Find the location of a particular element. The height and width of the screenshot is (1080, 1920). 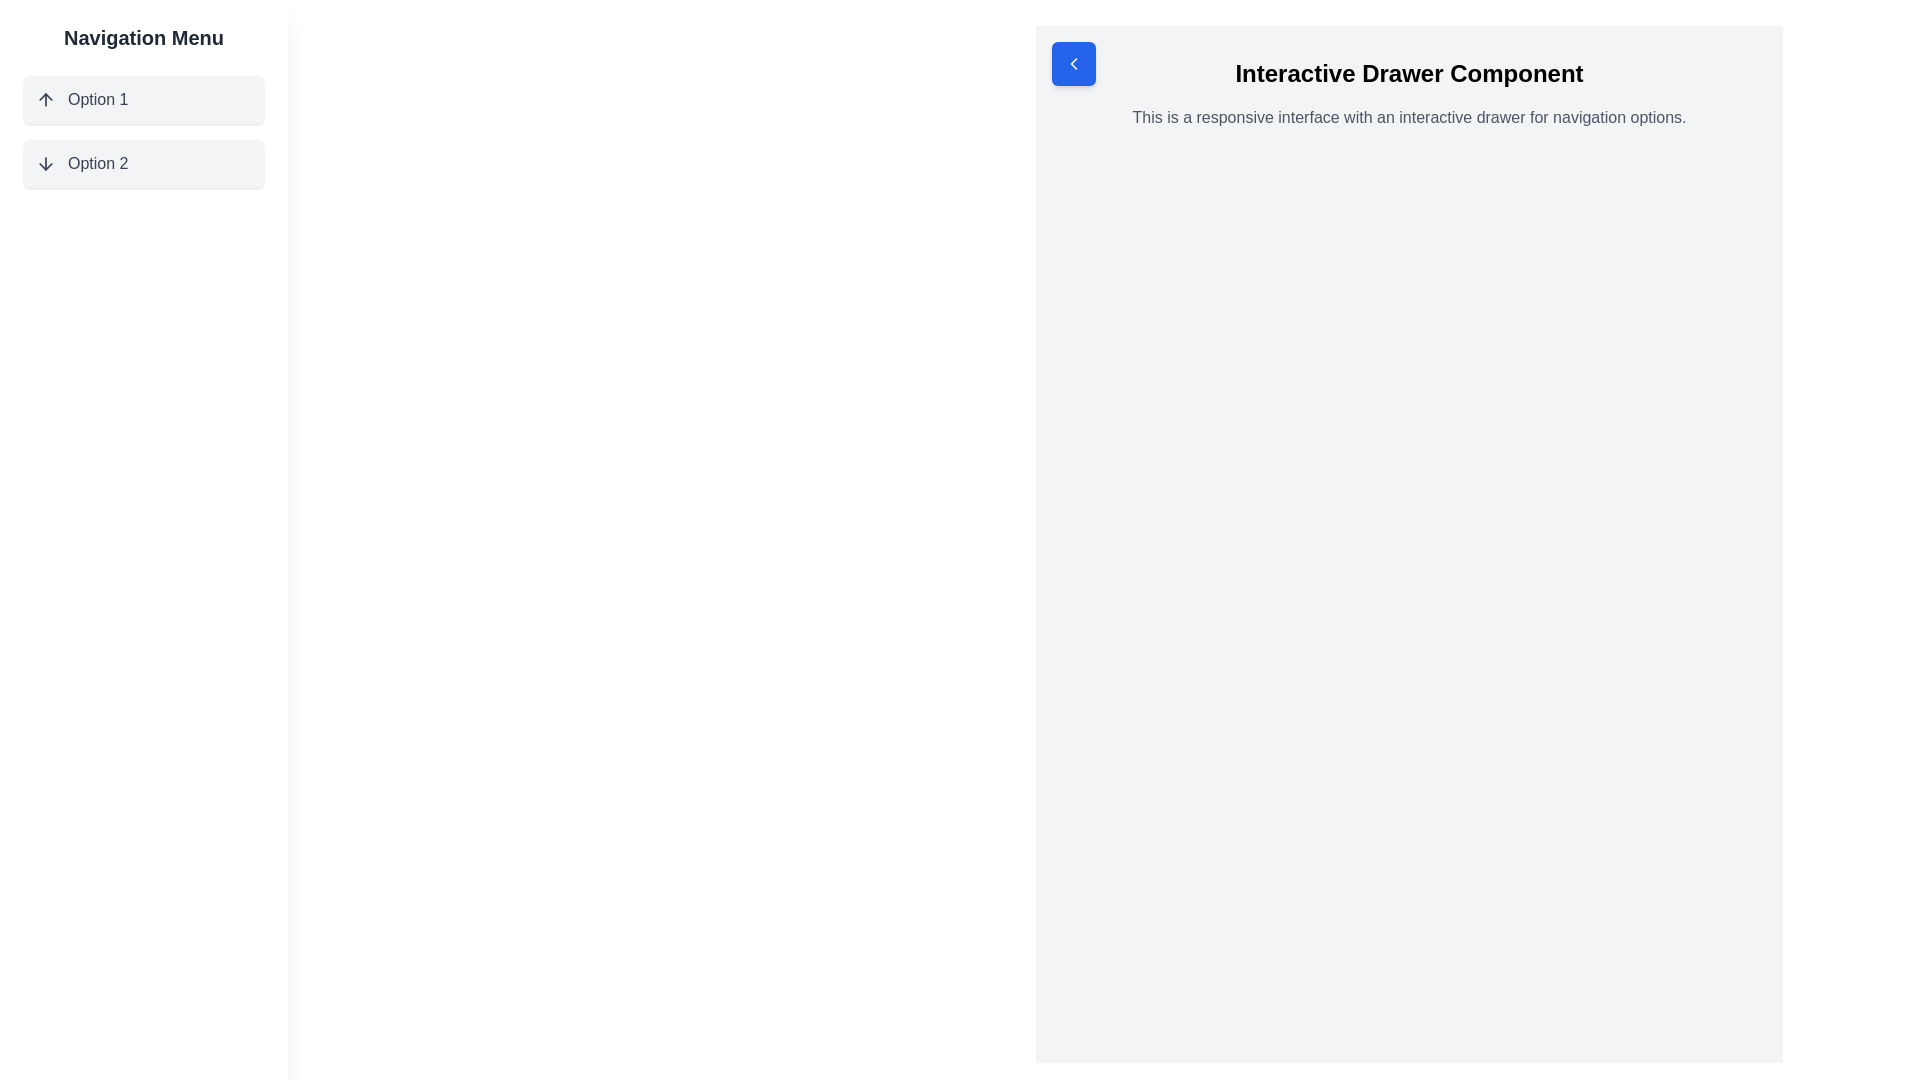

the static text element that provides contextual information for the interactive drawer component, located below the bold text 'Interactive Drawer Component' is located at coordinates (1408, 118).